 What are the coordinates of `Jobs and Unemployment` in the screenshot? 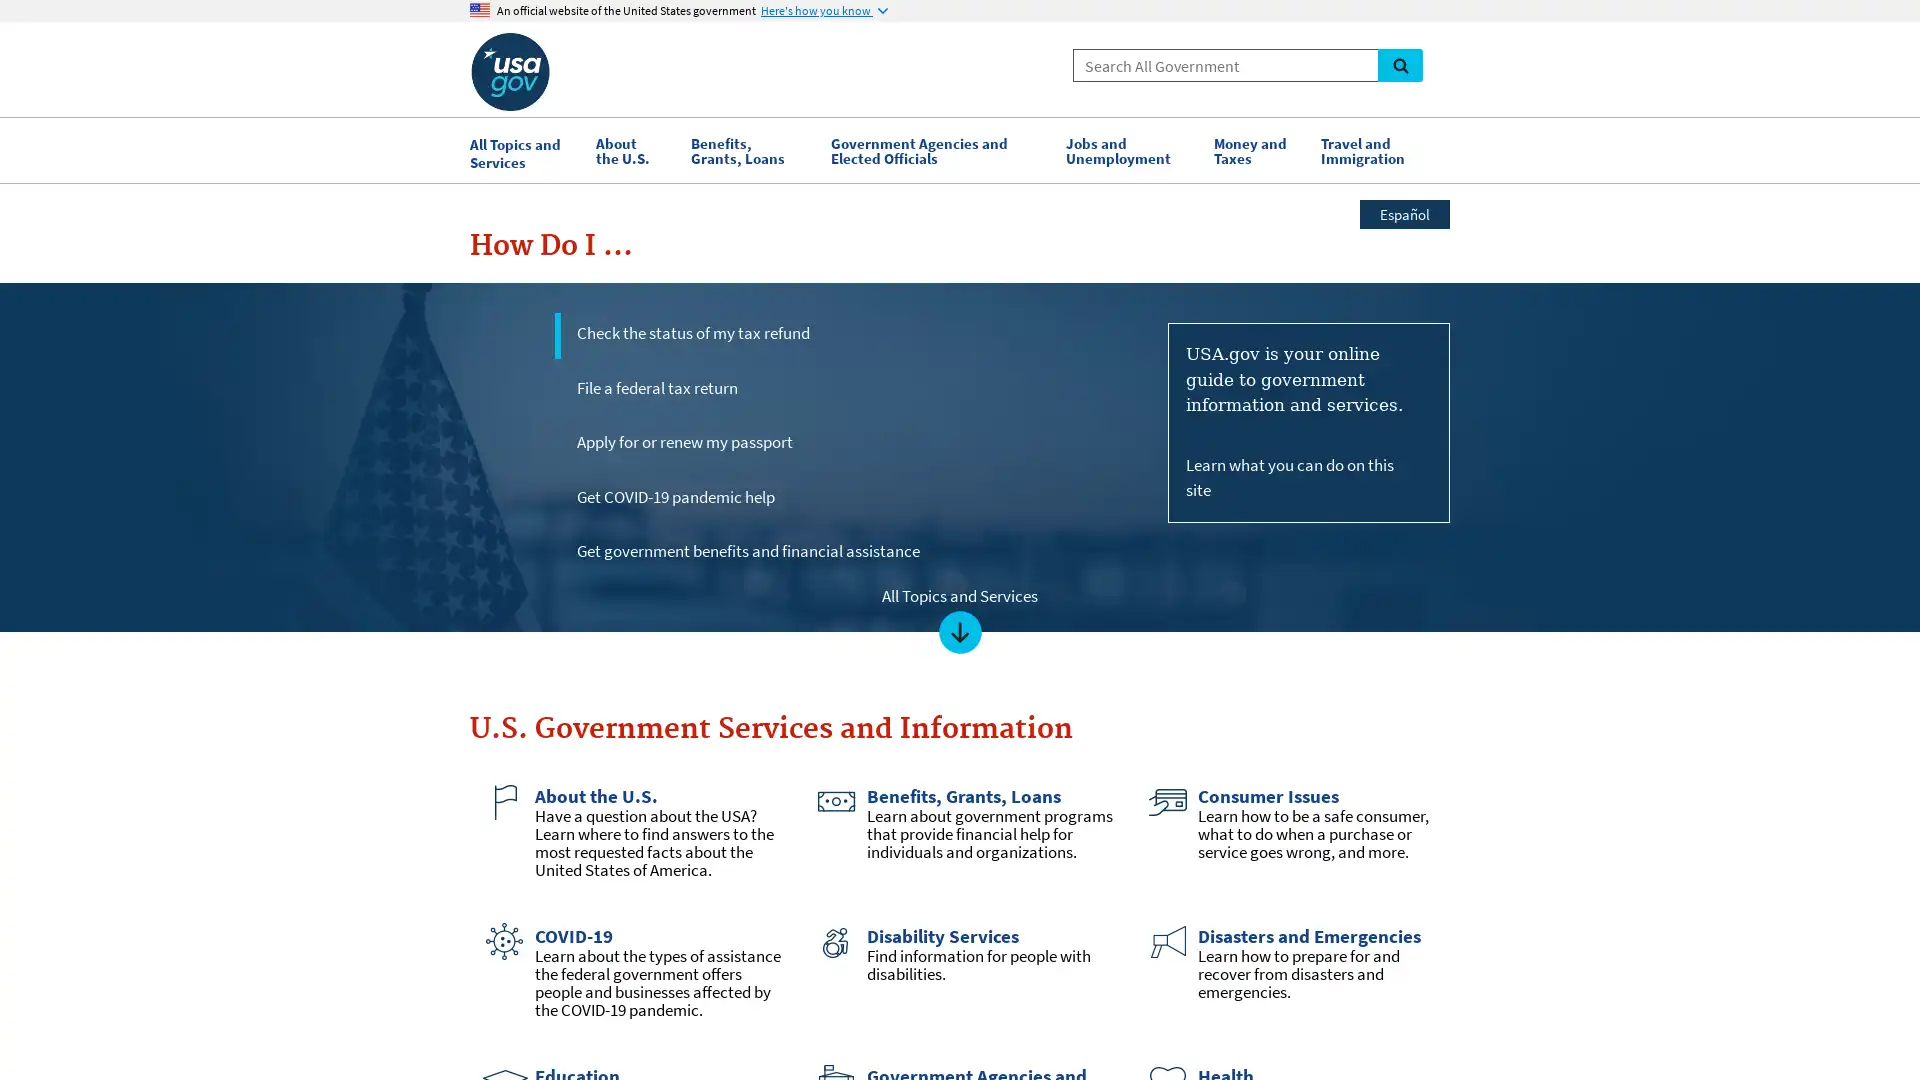 It's located at (1129, 149).